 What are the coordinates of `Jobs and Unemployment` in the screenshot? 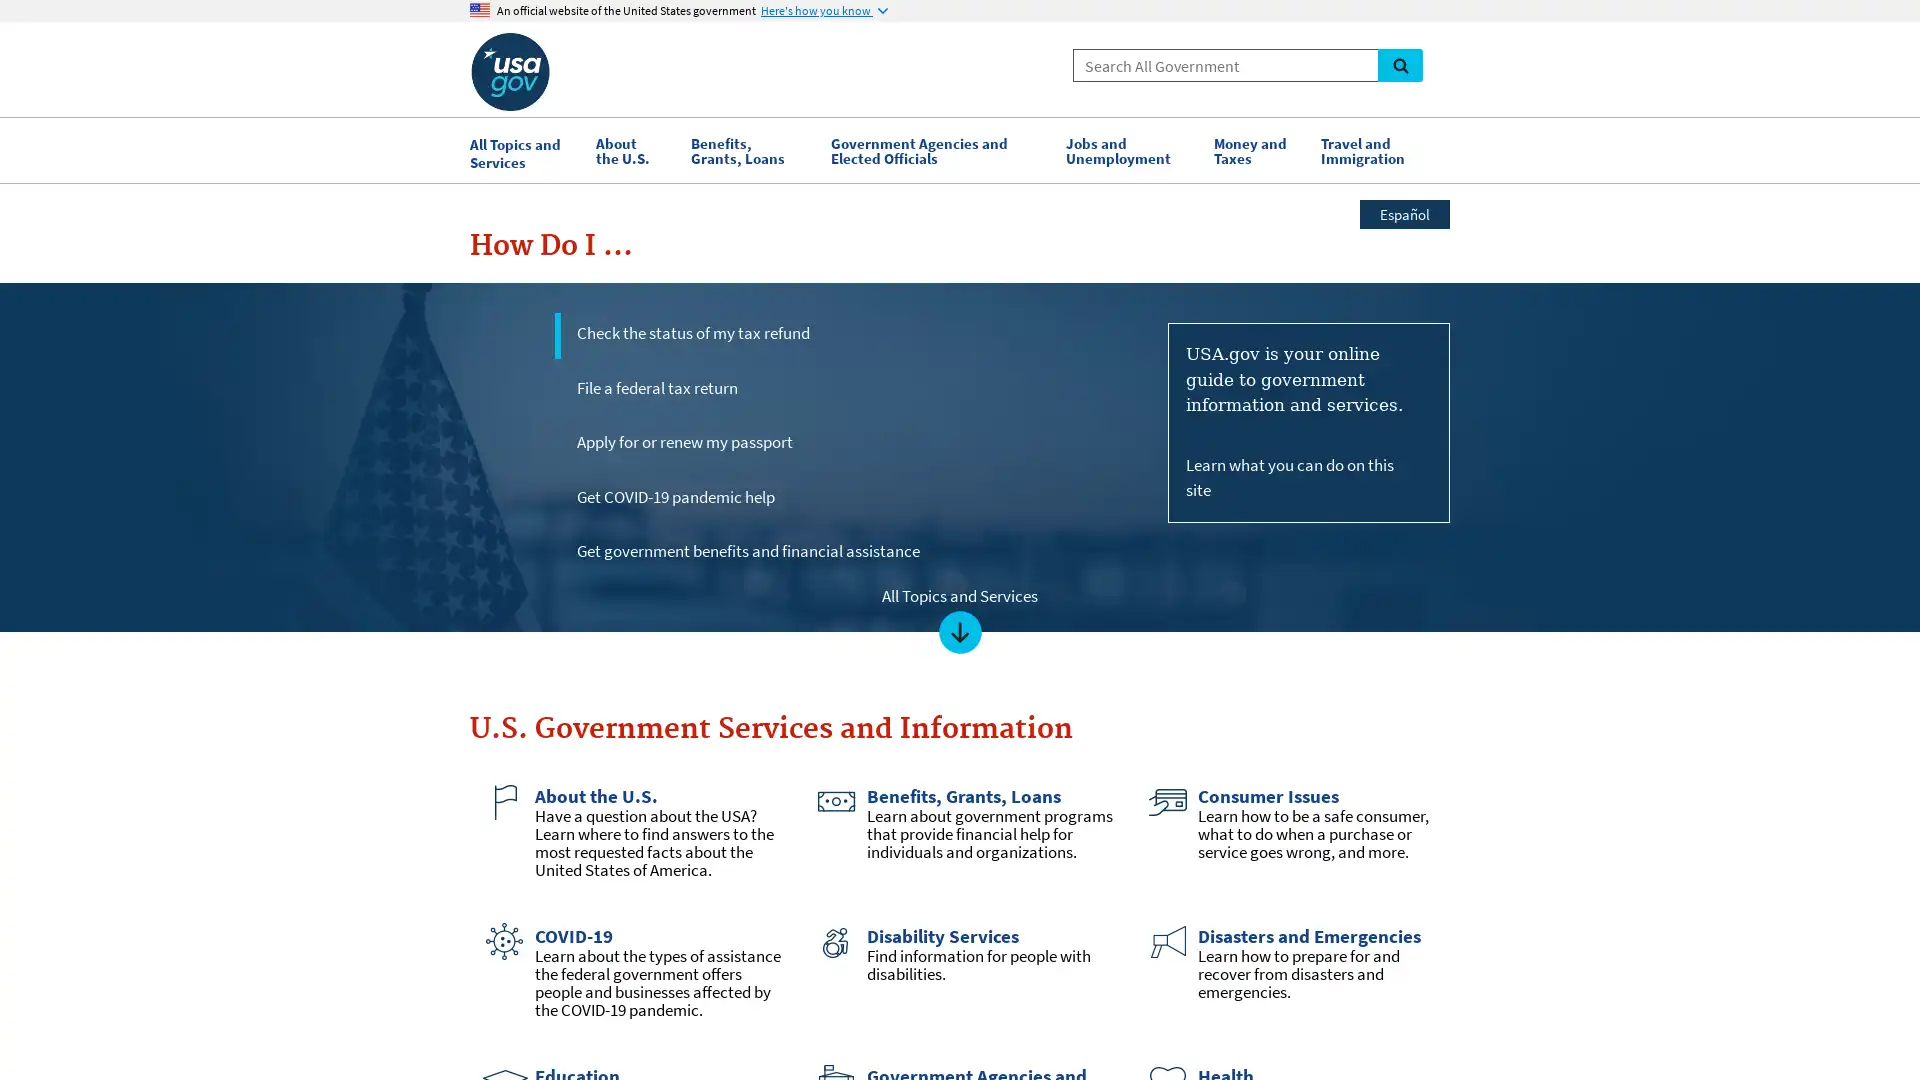 It's located at (1129, 149).